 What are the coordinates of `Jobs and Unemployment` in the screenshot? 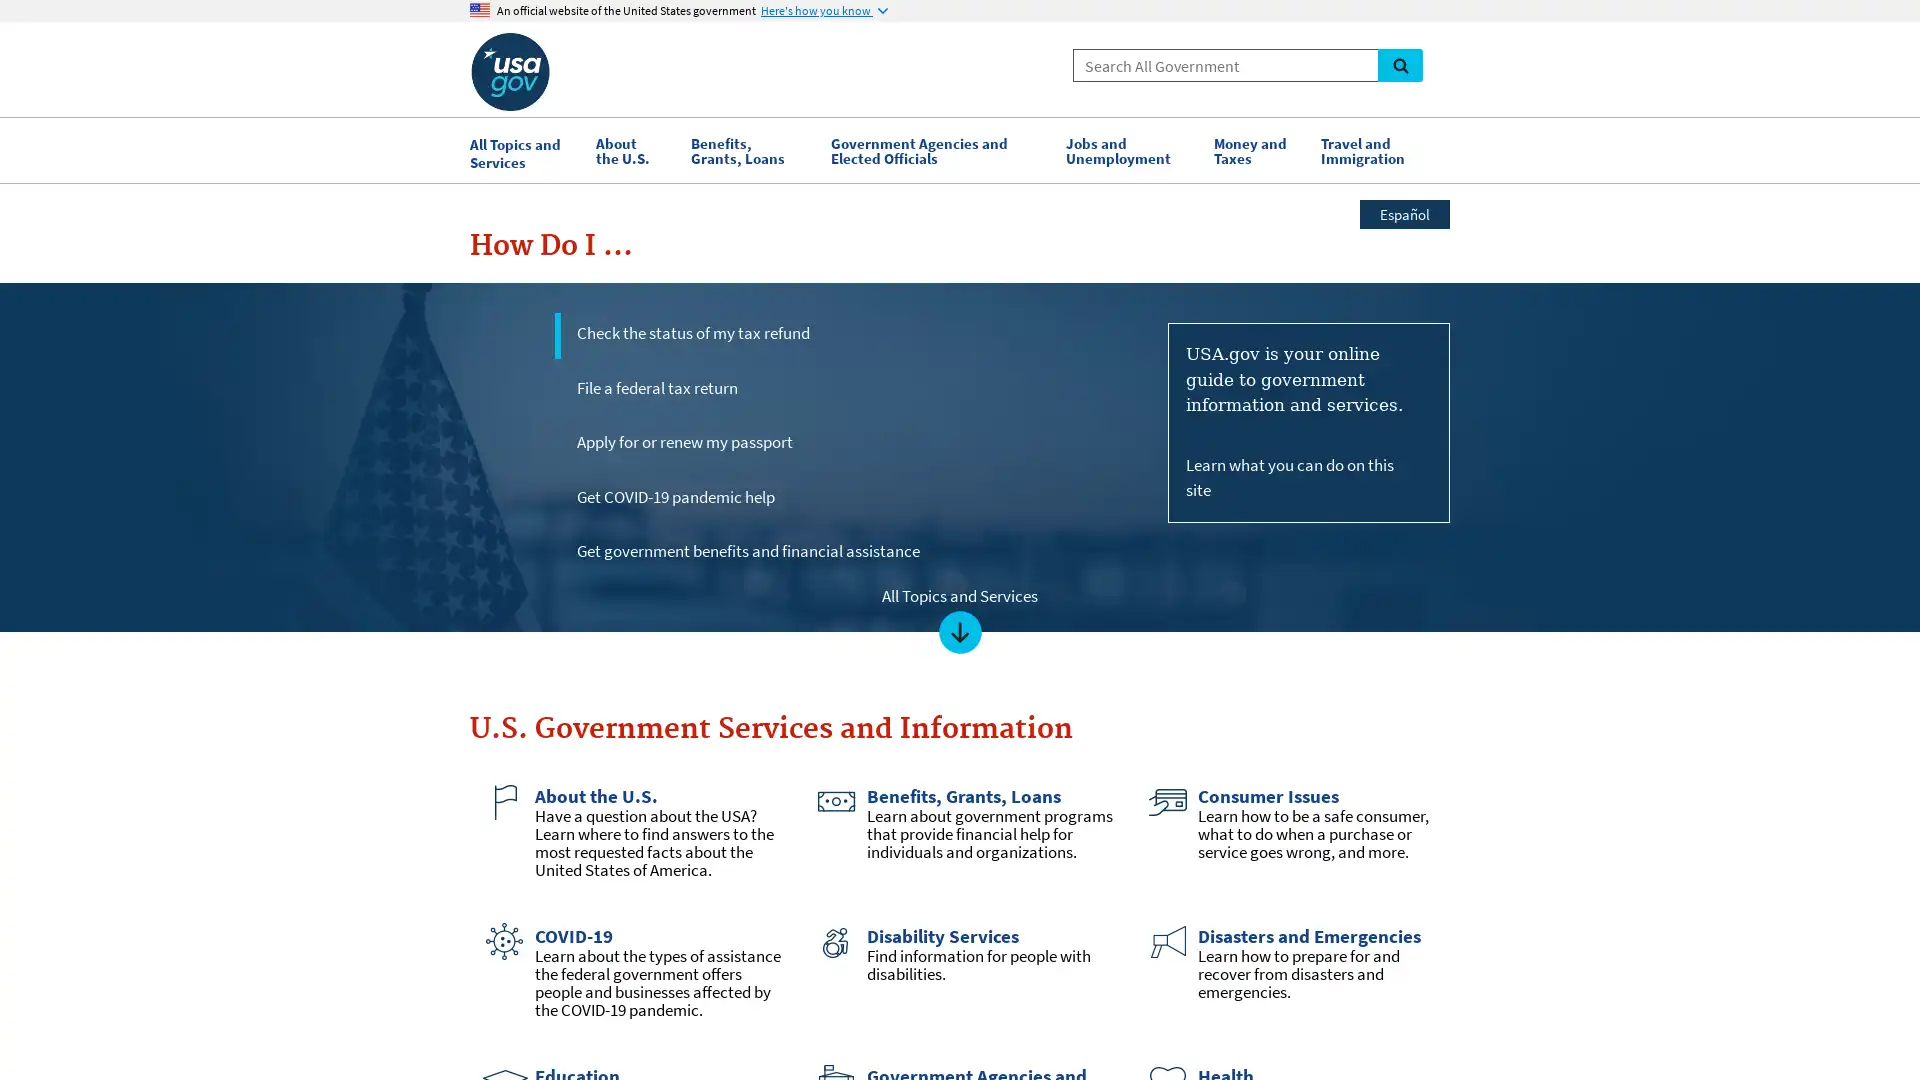 It's located at (1129, 149).